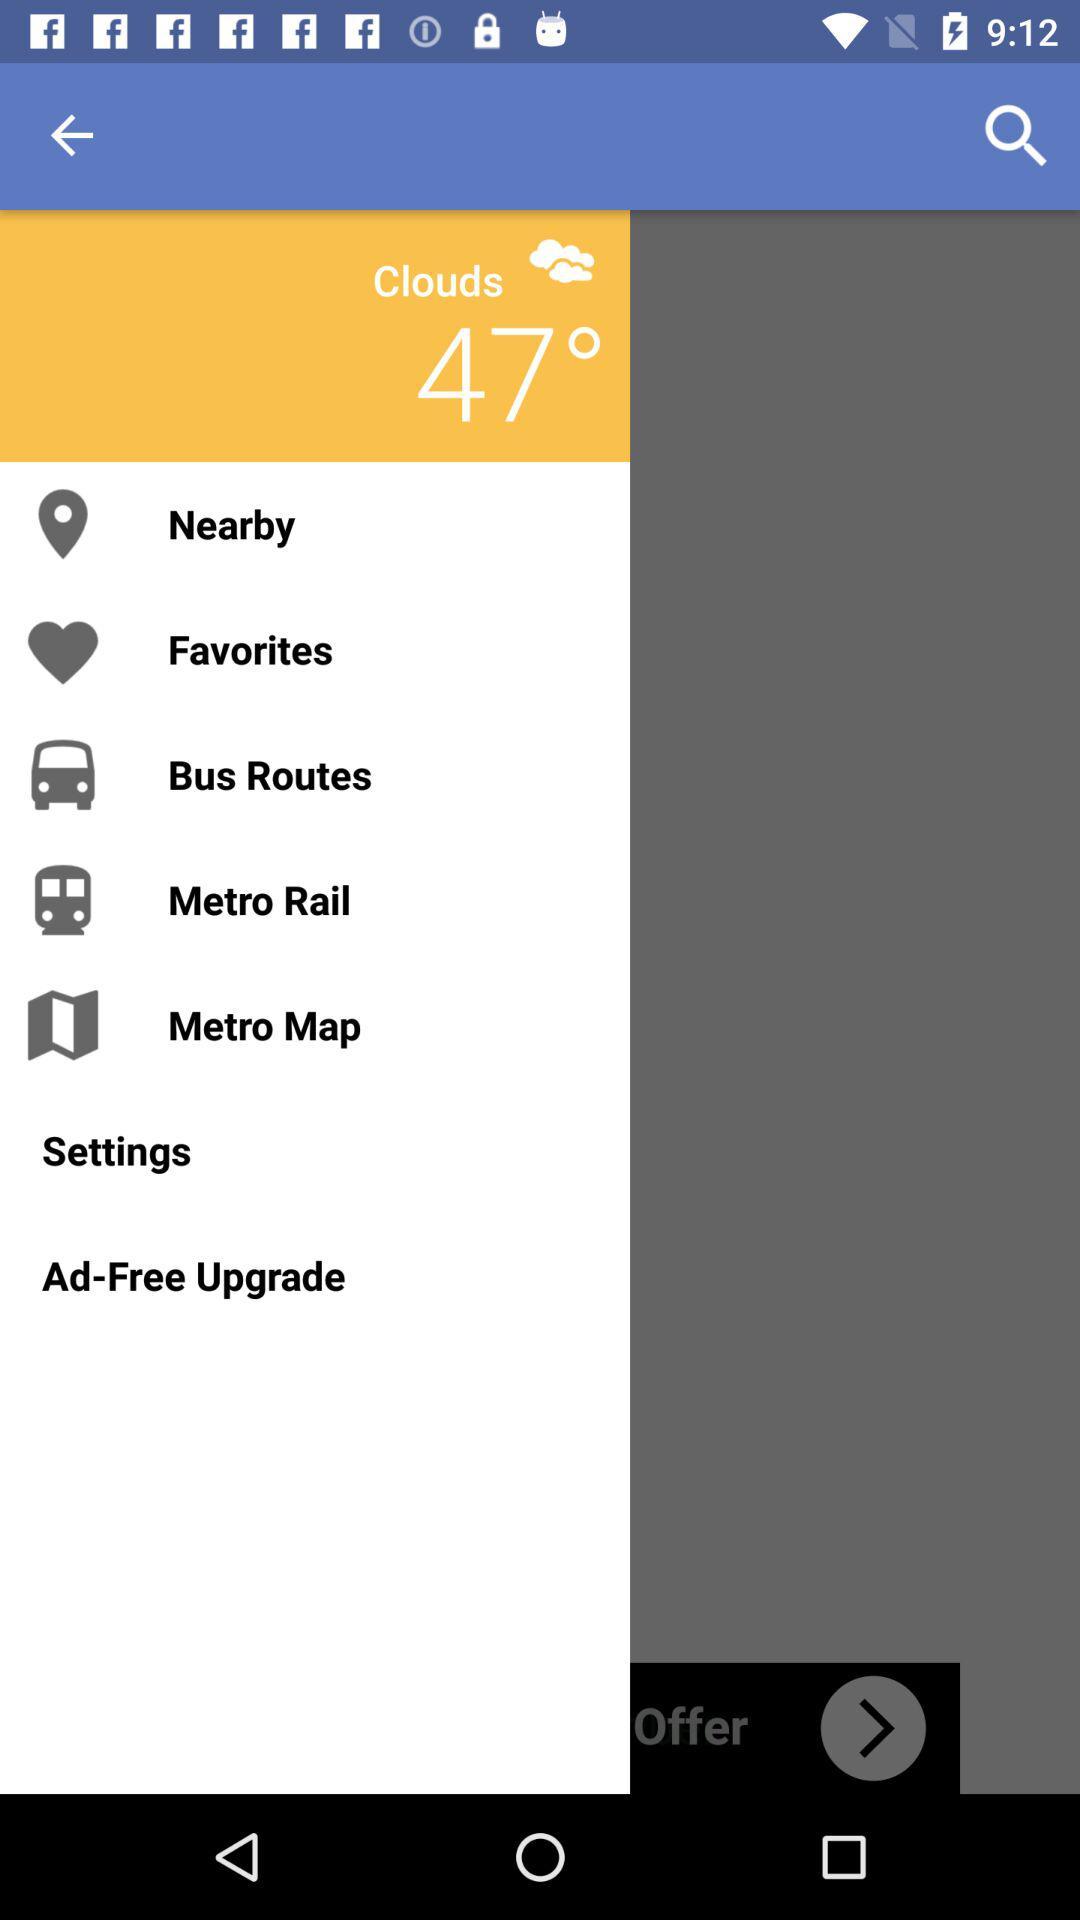  Describe the element at coordinates (561, 259) in the screenshot. I see `icon next to clouds icon` at that location.